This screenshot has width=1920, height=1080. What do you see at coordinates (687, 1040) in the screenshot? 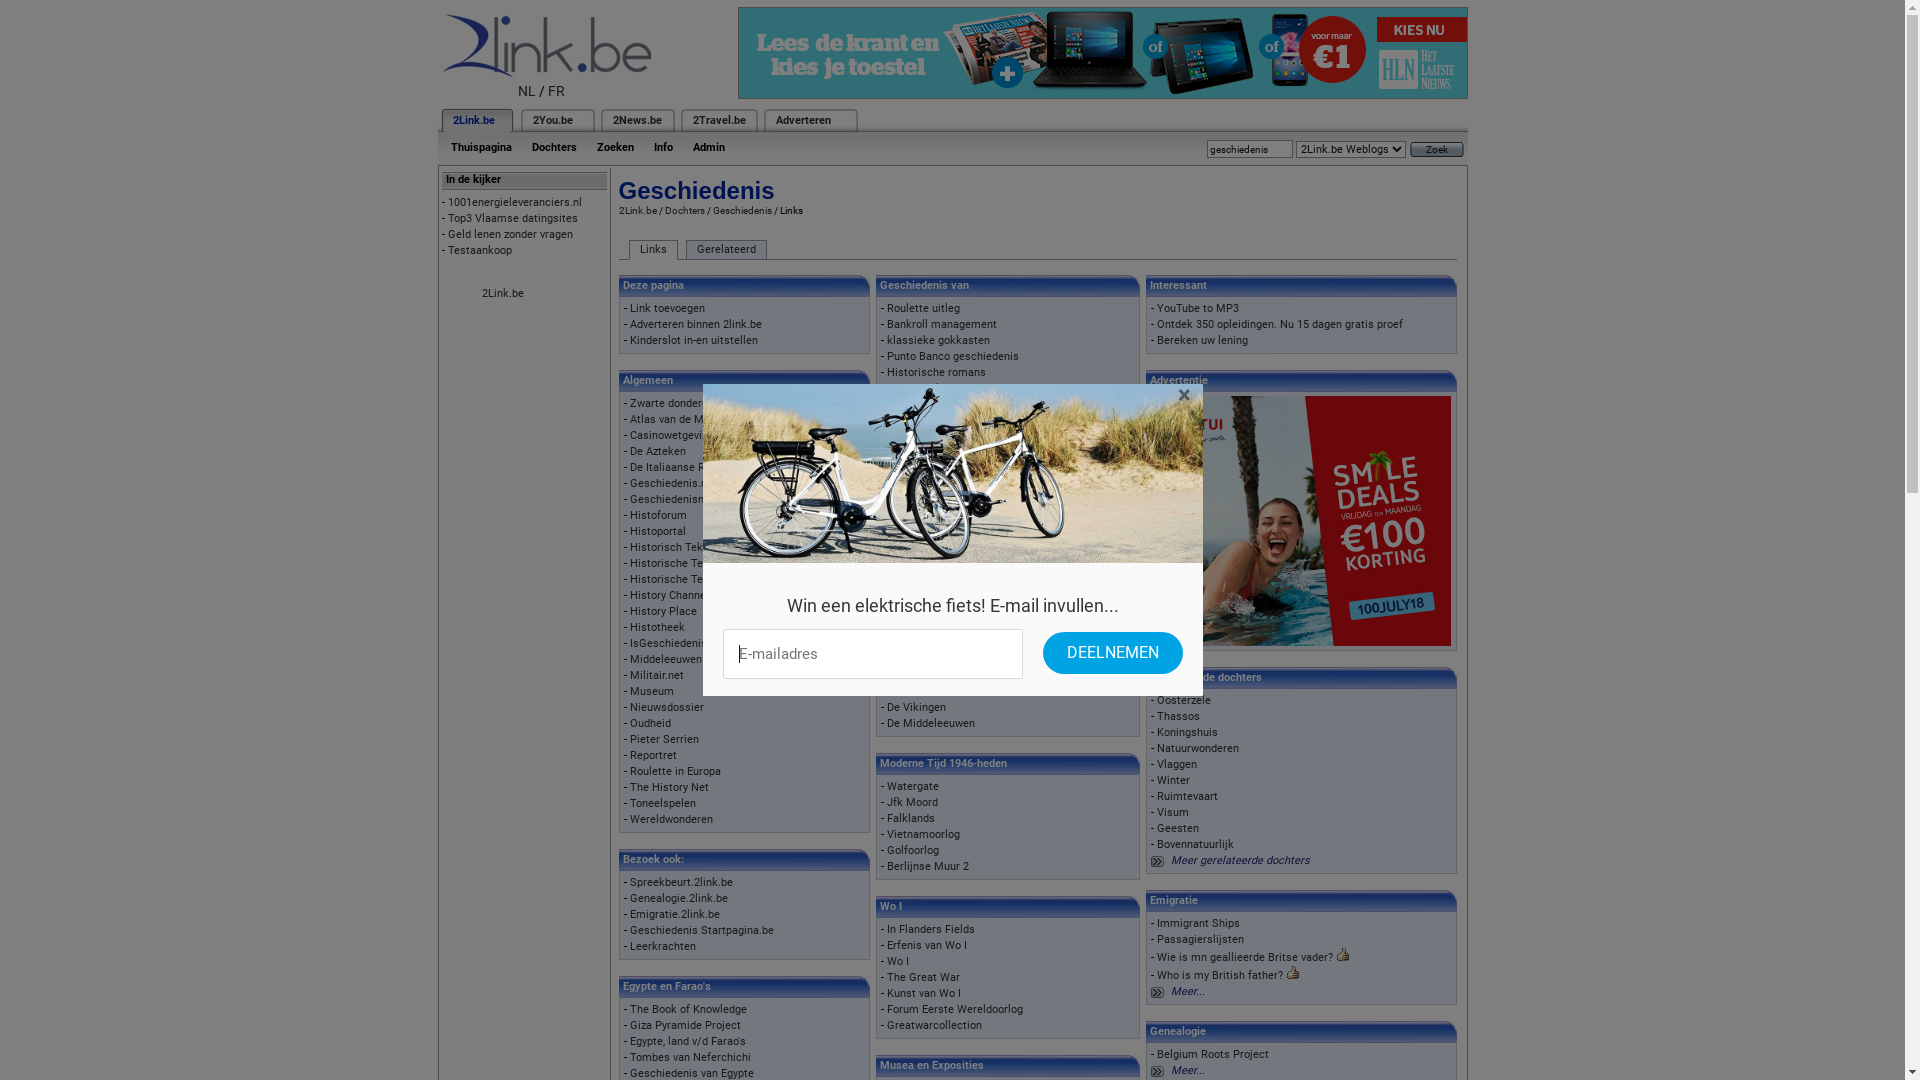
I see `'Egypte, land v/d Farao's'` at bounding box center [687, 1040].